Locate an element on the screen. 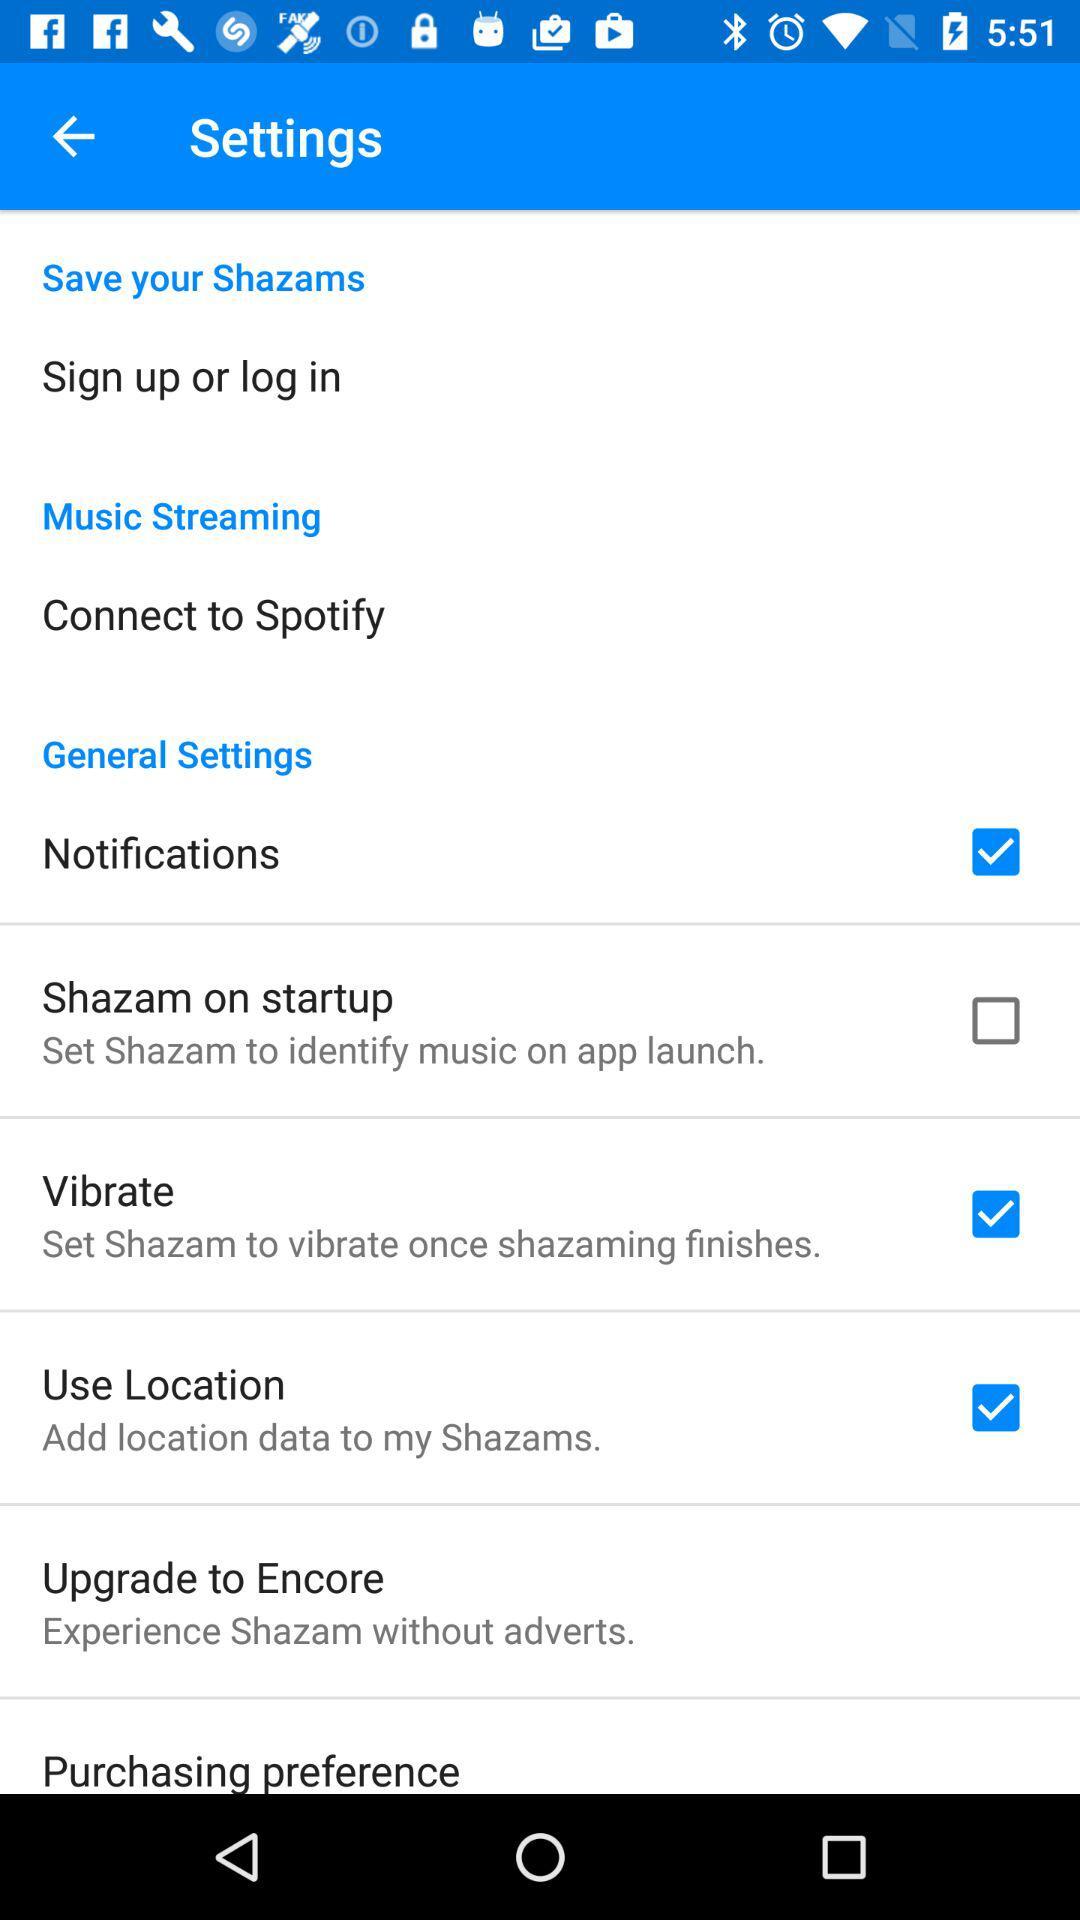 This screenshot has height=1920, width=1080. the icon below the add location data item is located at coordinates (213, 1575).